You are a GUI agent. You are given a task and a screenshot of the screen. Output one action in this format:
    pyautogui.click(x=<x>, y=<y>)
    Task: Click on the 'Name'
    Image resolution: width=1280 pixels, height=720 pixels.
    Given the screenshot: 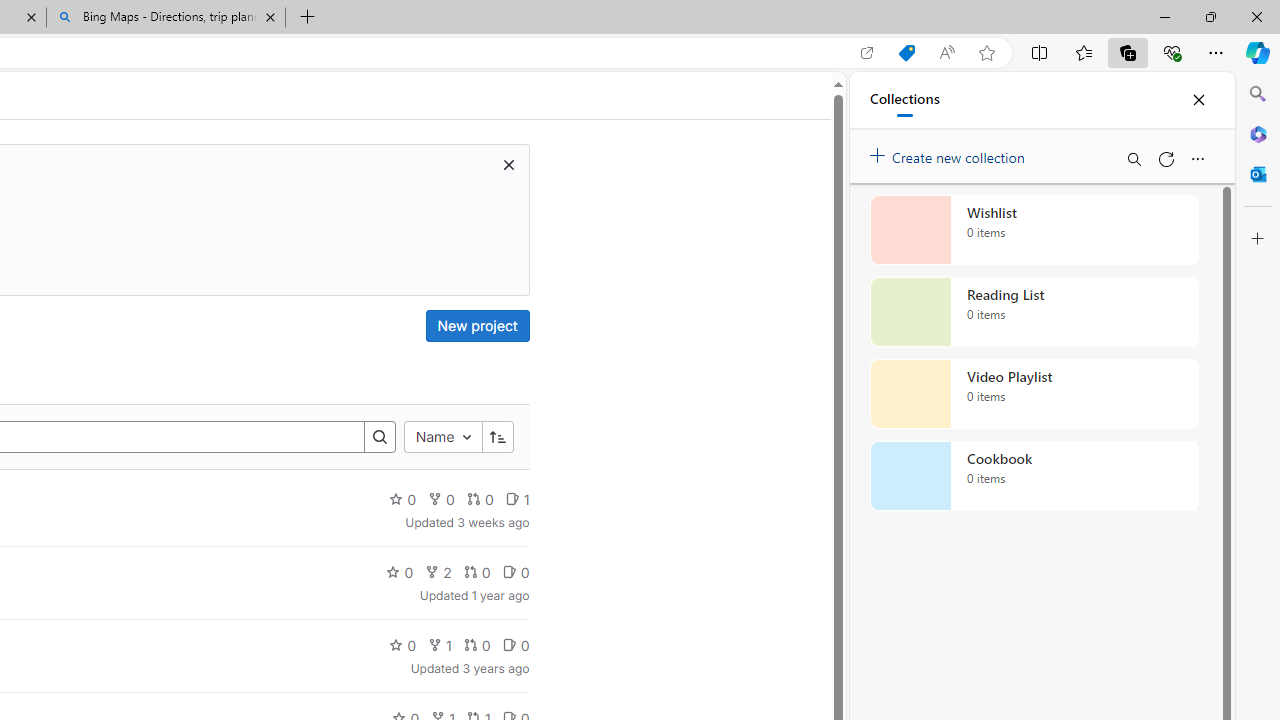 What is the action you would take?
    pyautogui.click(x=441, y=436)
    